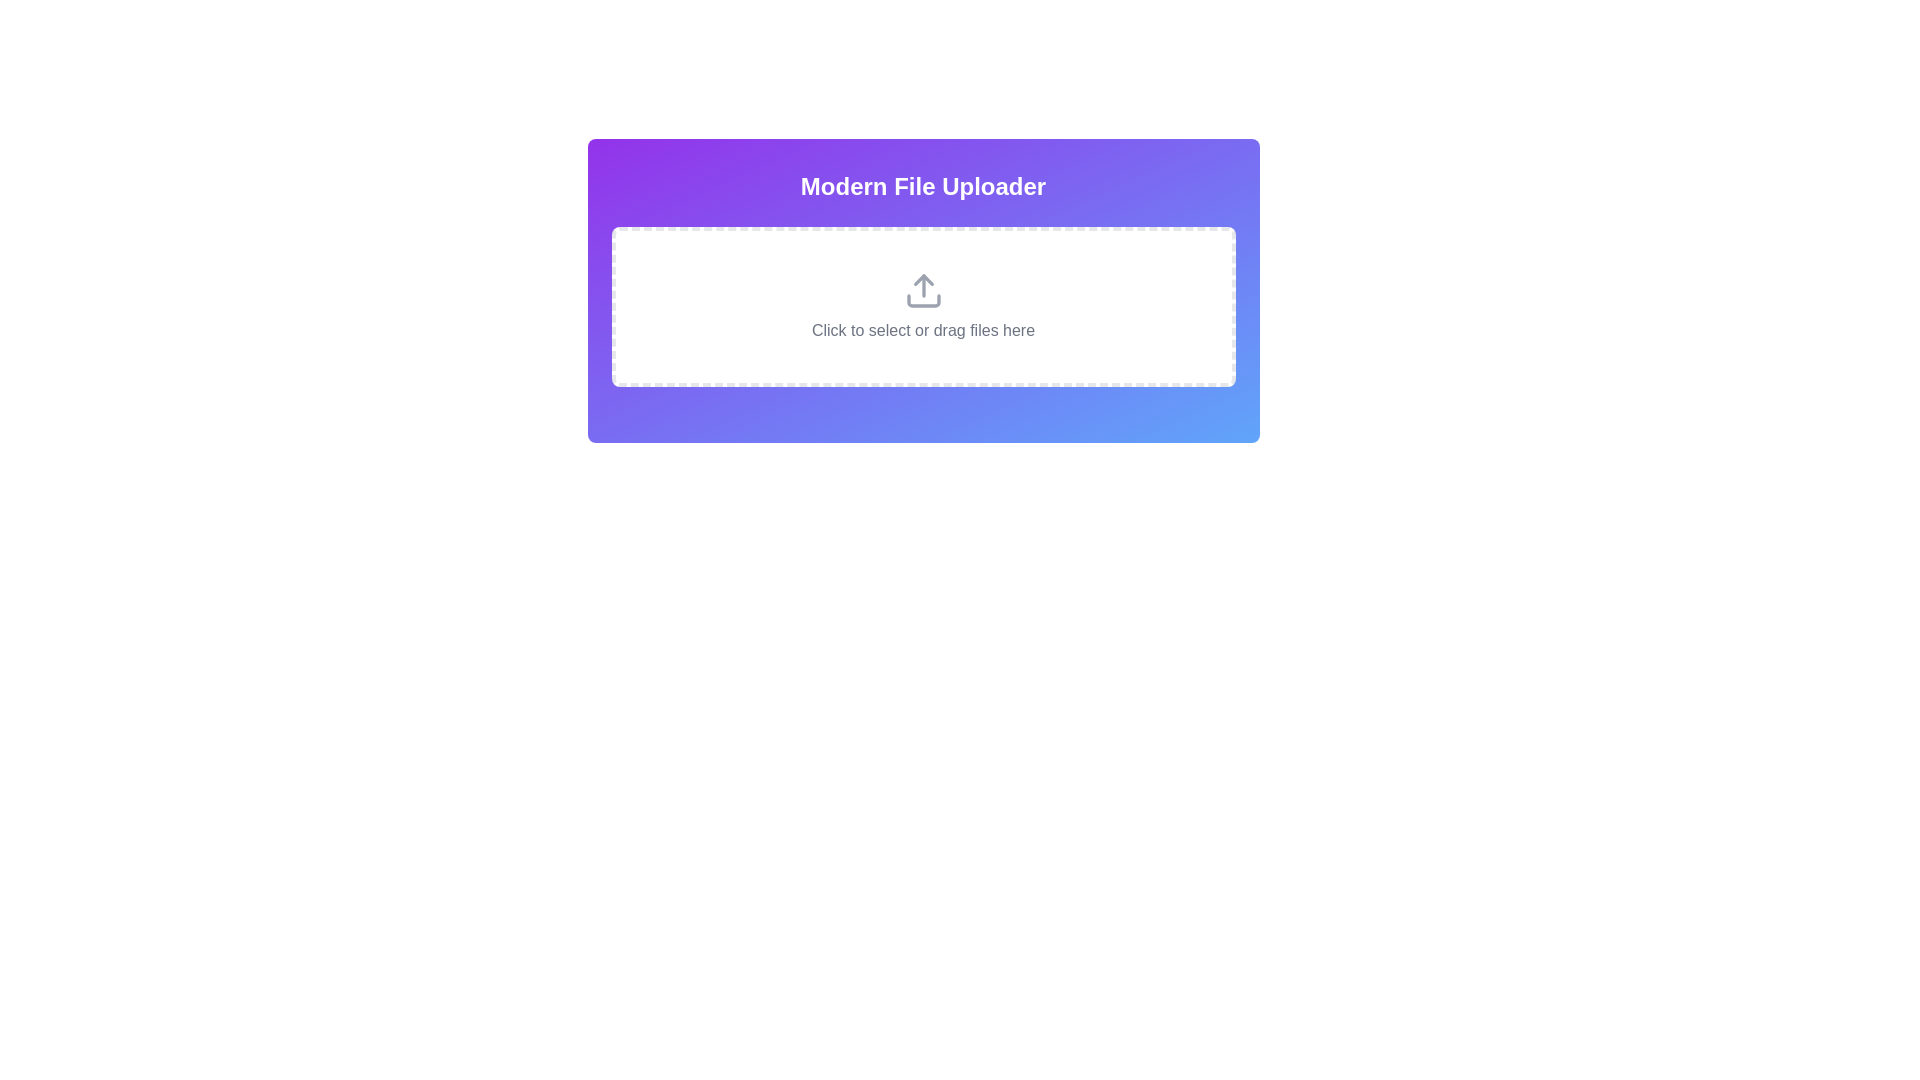 This screenshot has height=1080, width=1920. I want to click on the instructional text label that instructs users on how to upload files, located centrally within the file upload component below the upload icon, so click(922, 330).